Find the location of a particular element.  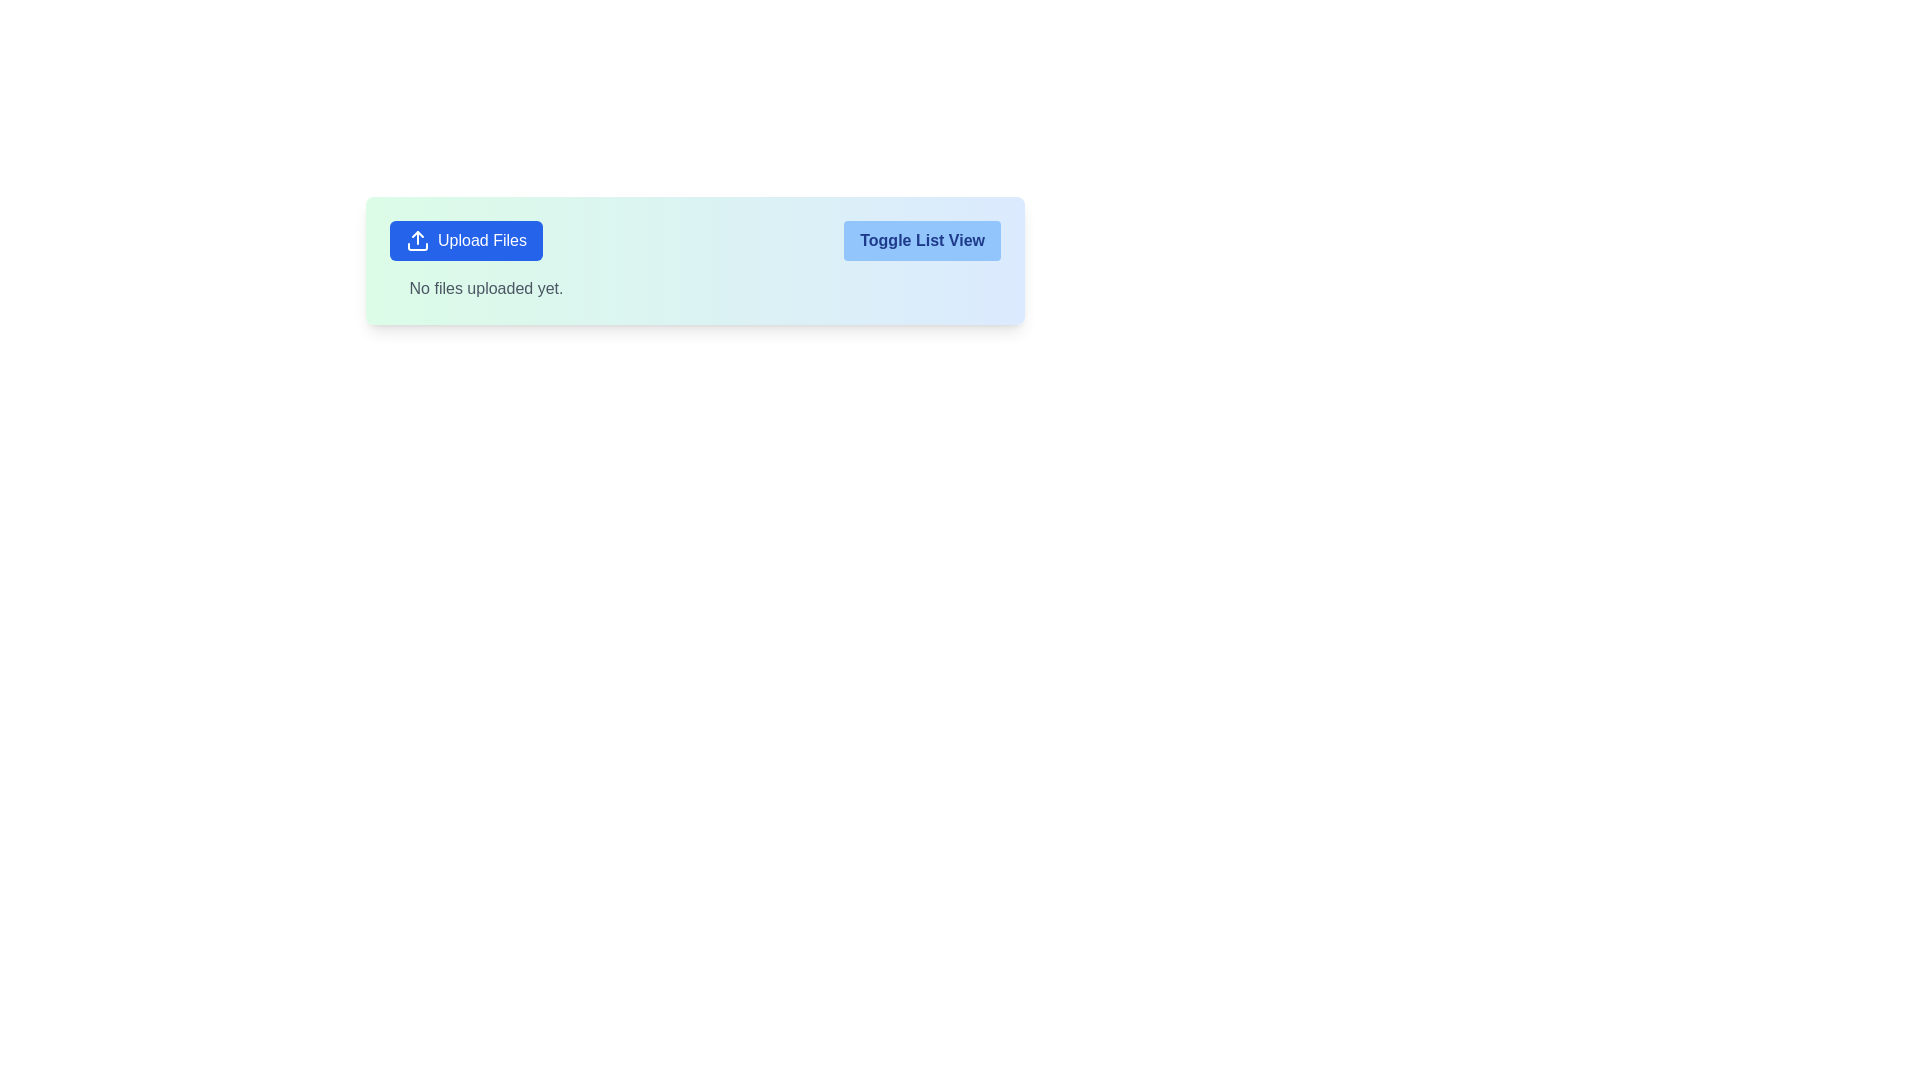

the upload icon located on the leftmost side of the 'Upload Files' button within the upper-left area of a card component is located at coordinates (416, 239).